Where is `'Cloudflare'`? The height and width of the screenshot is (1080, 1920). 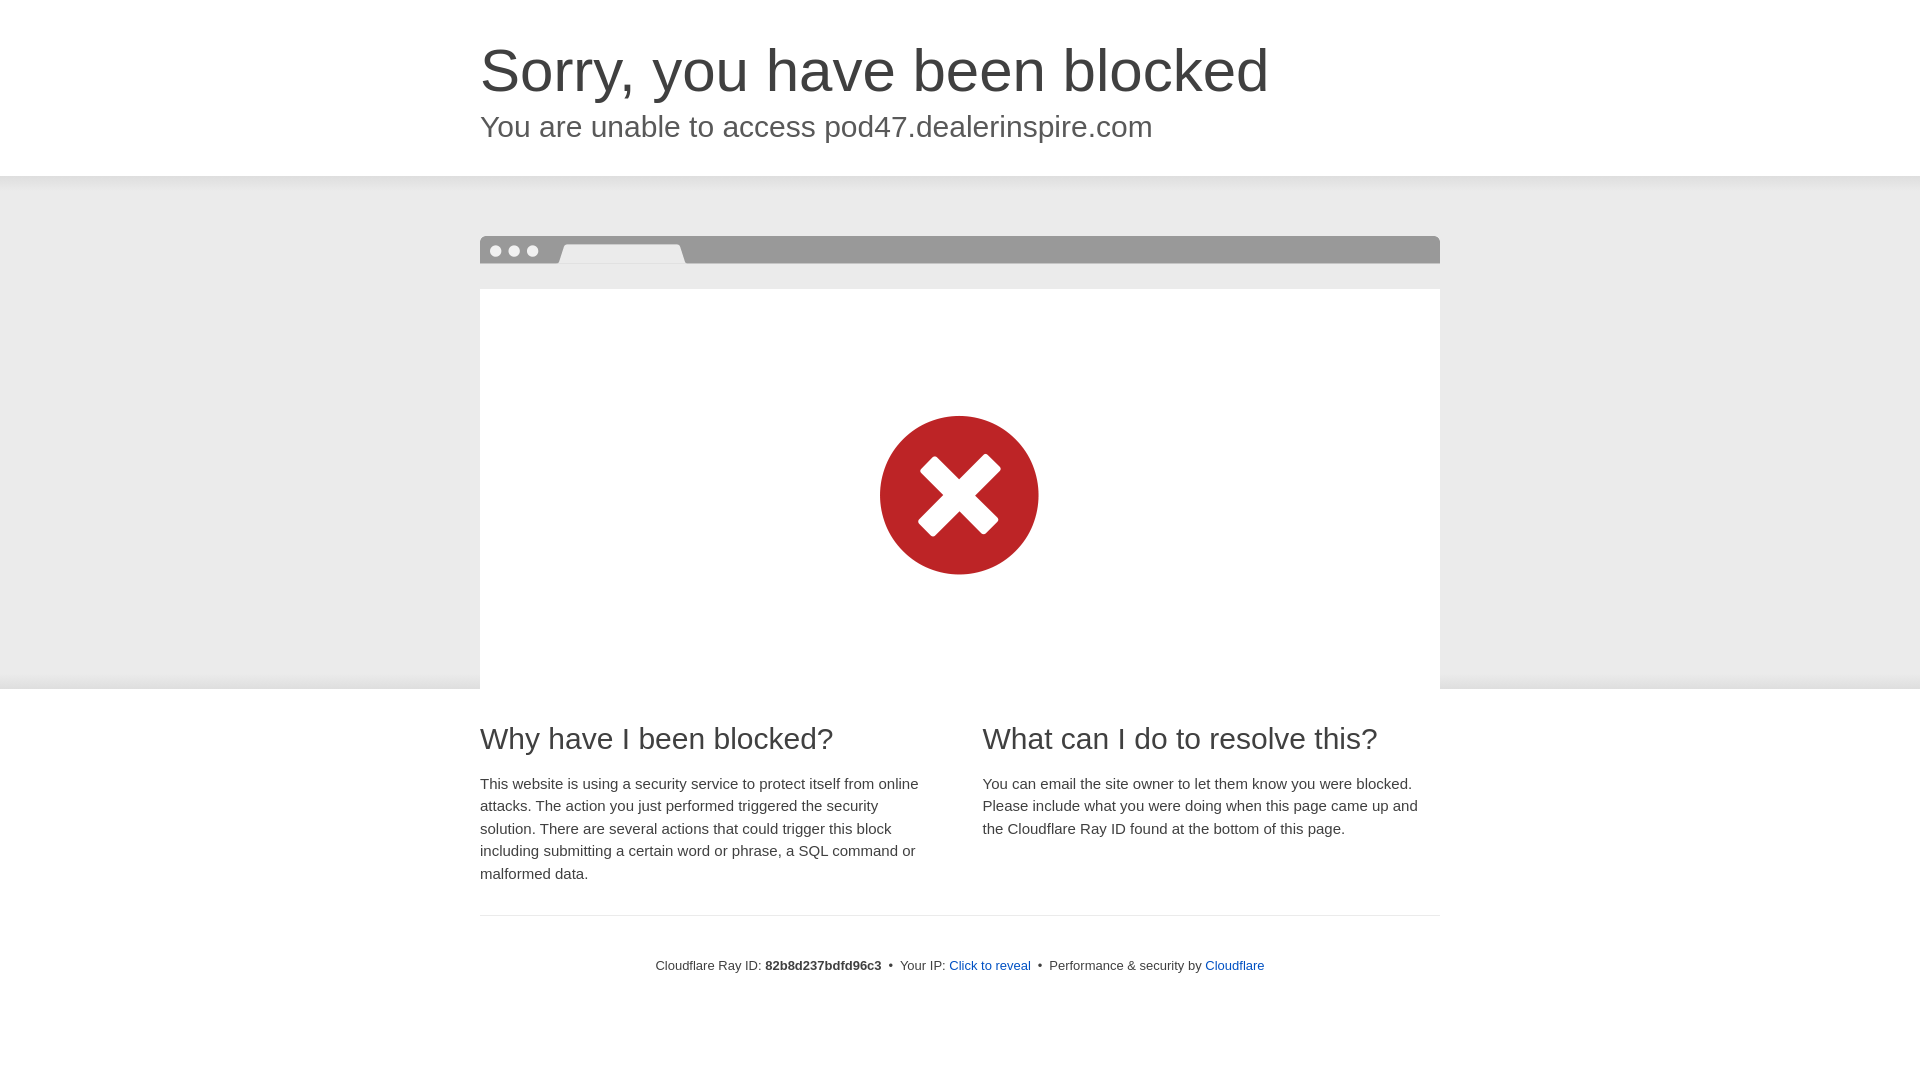
'Cloudflare' is located at coordinates (1233, 964).